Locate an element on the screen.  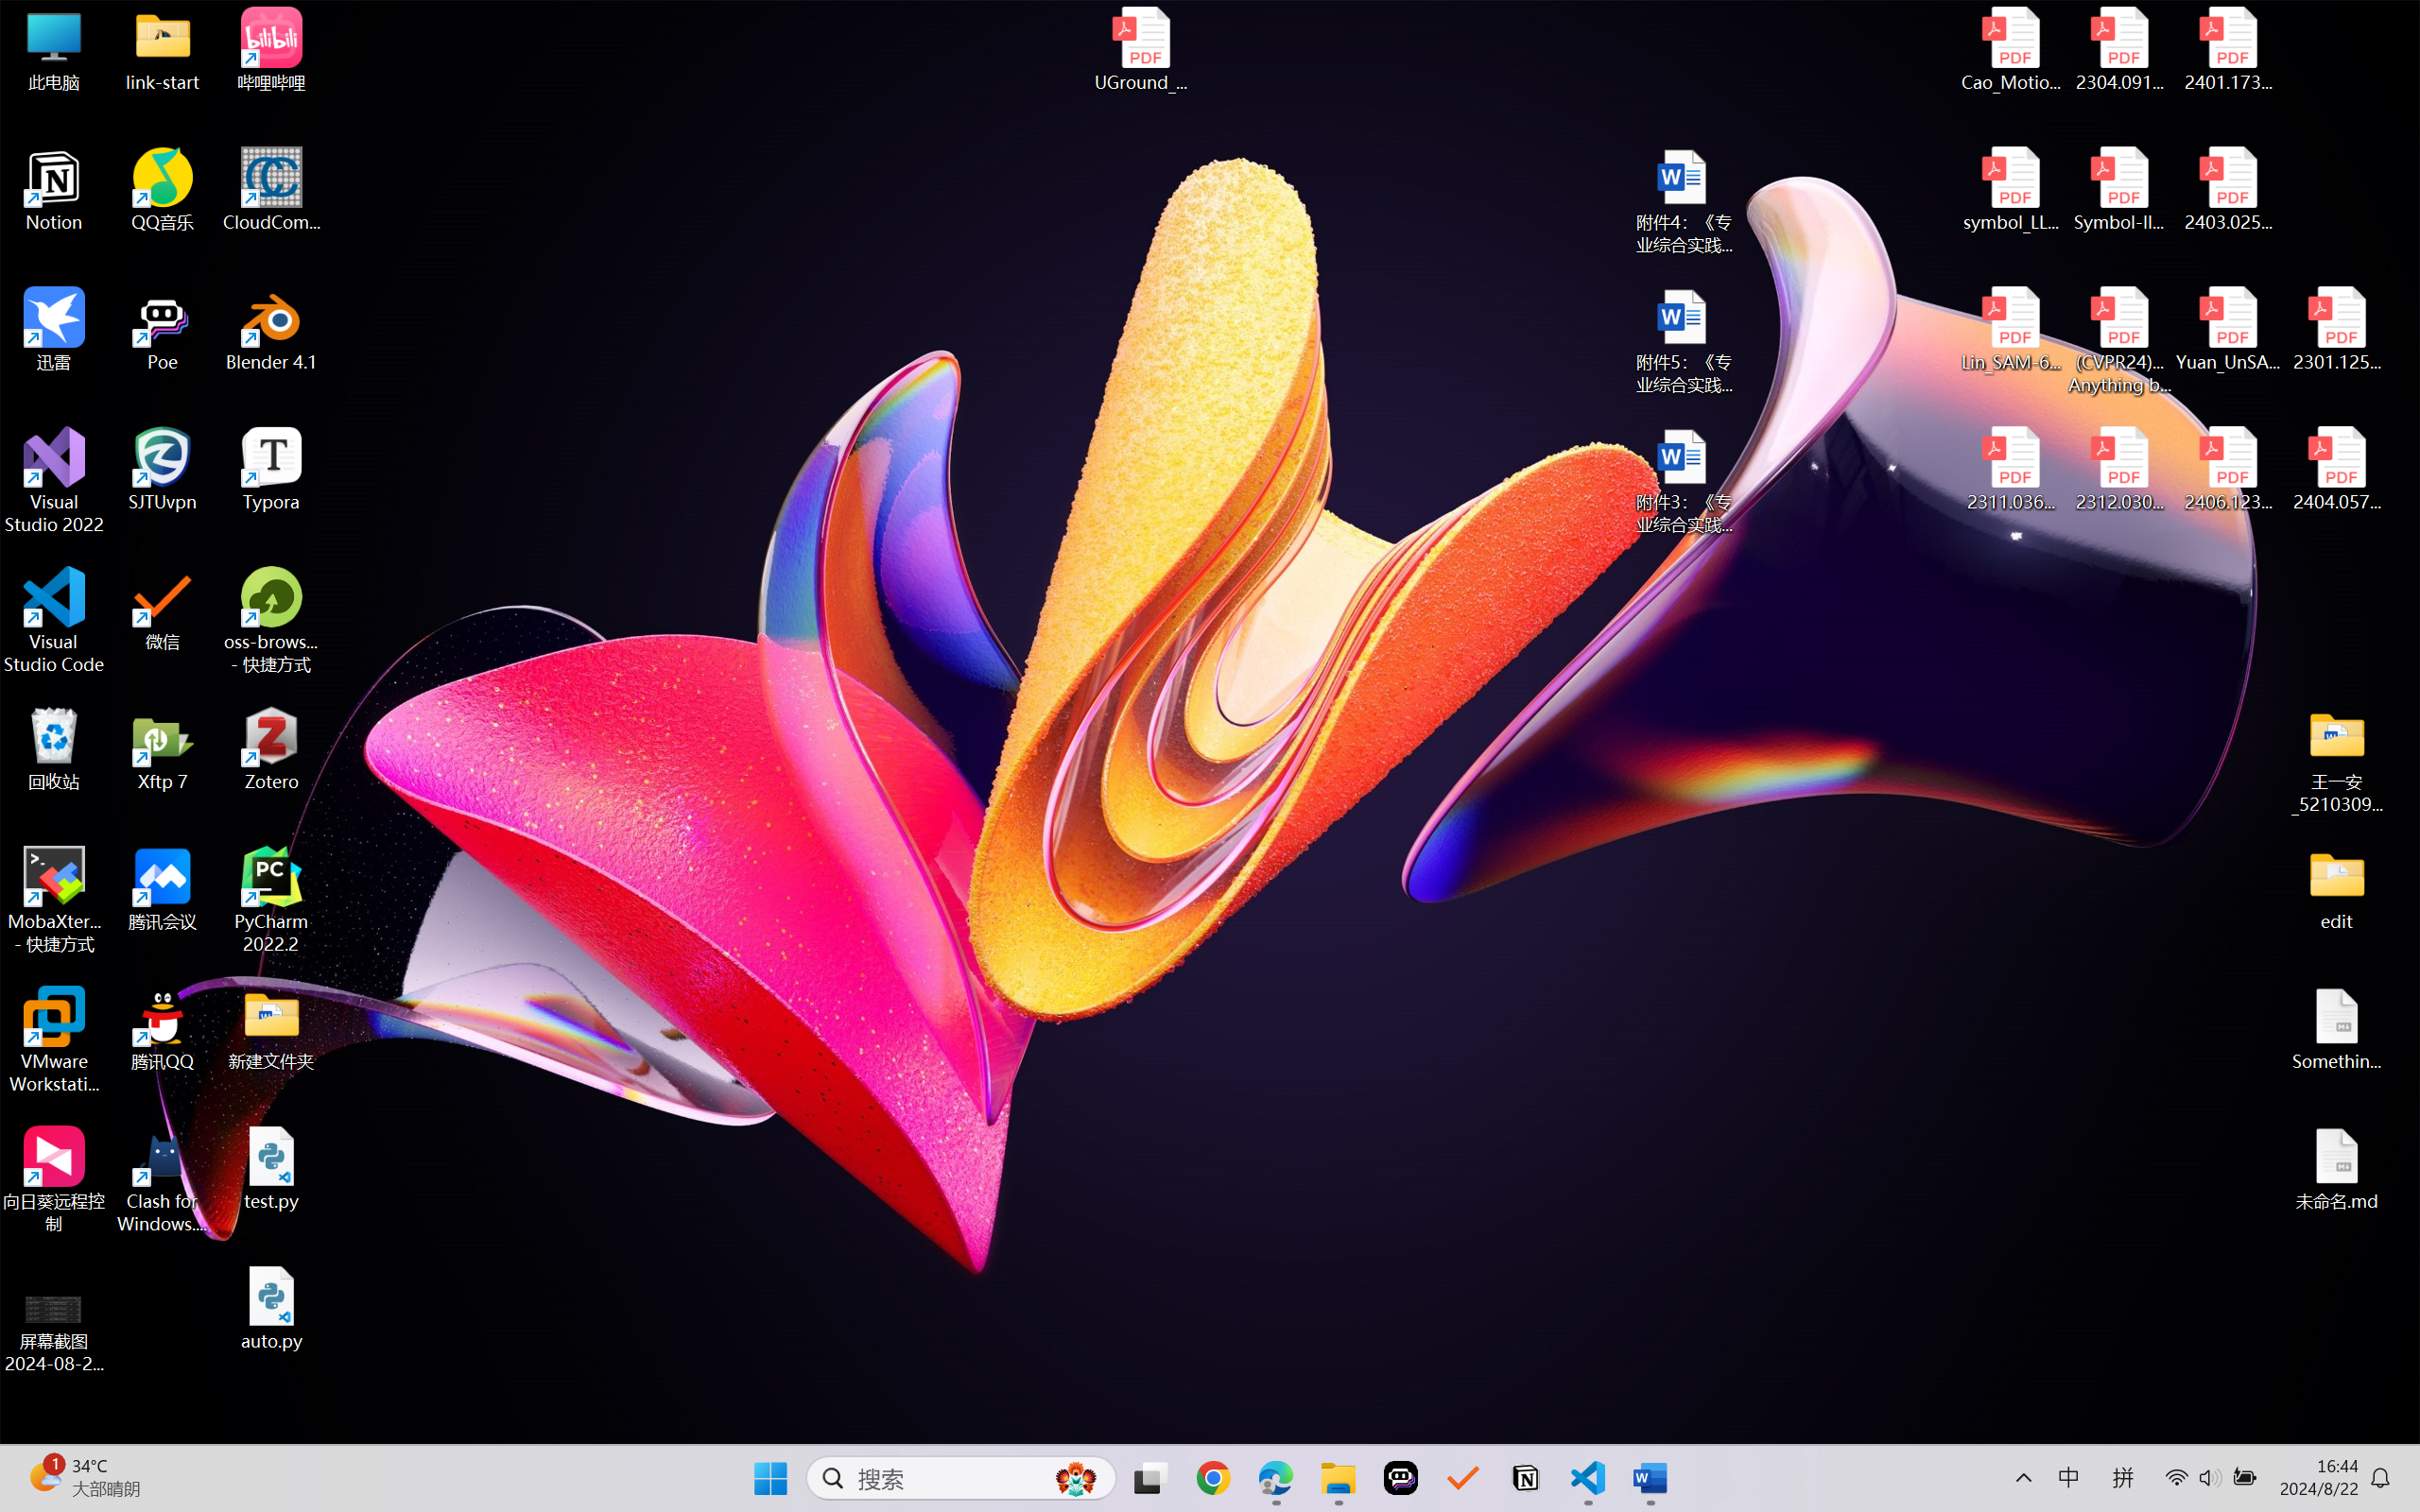
'2403.02502v1.pdf' is located at coordinates (2226, 190).